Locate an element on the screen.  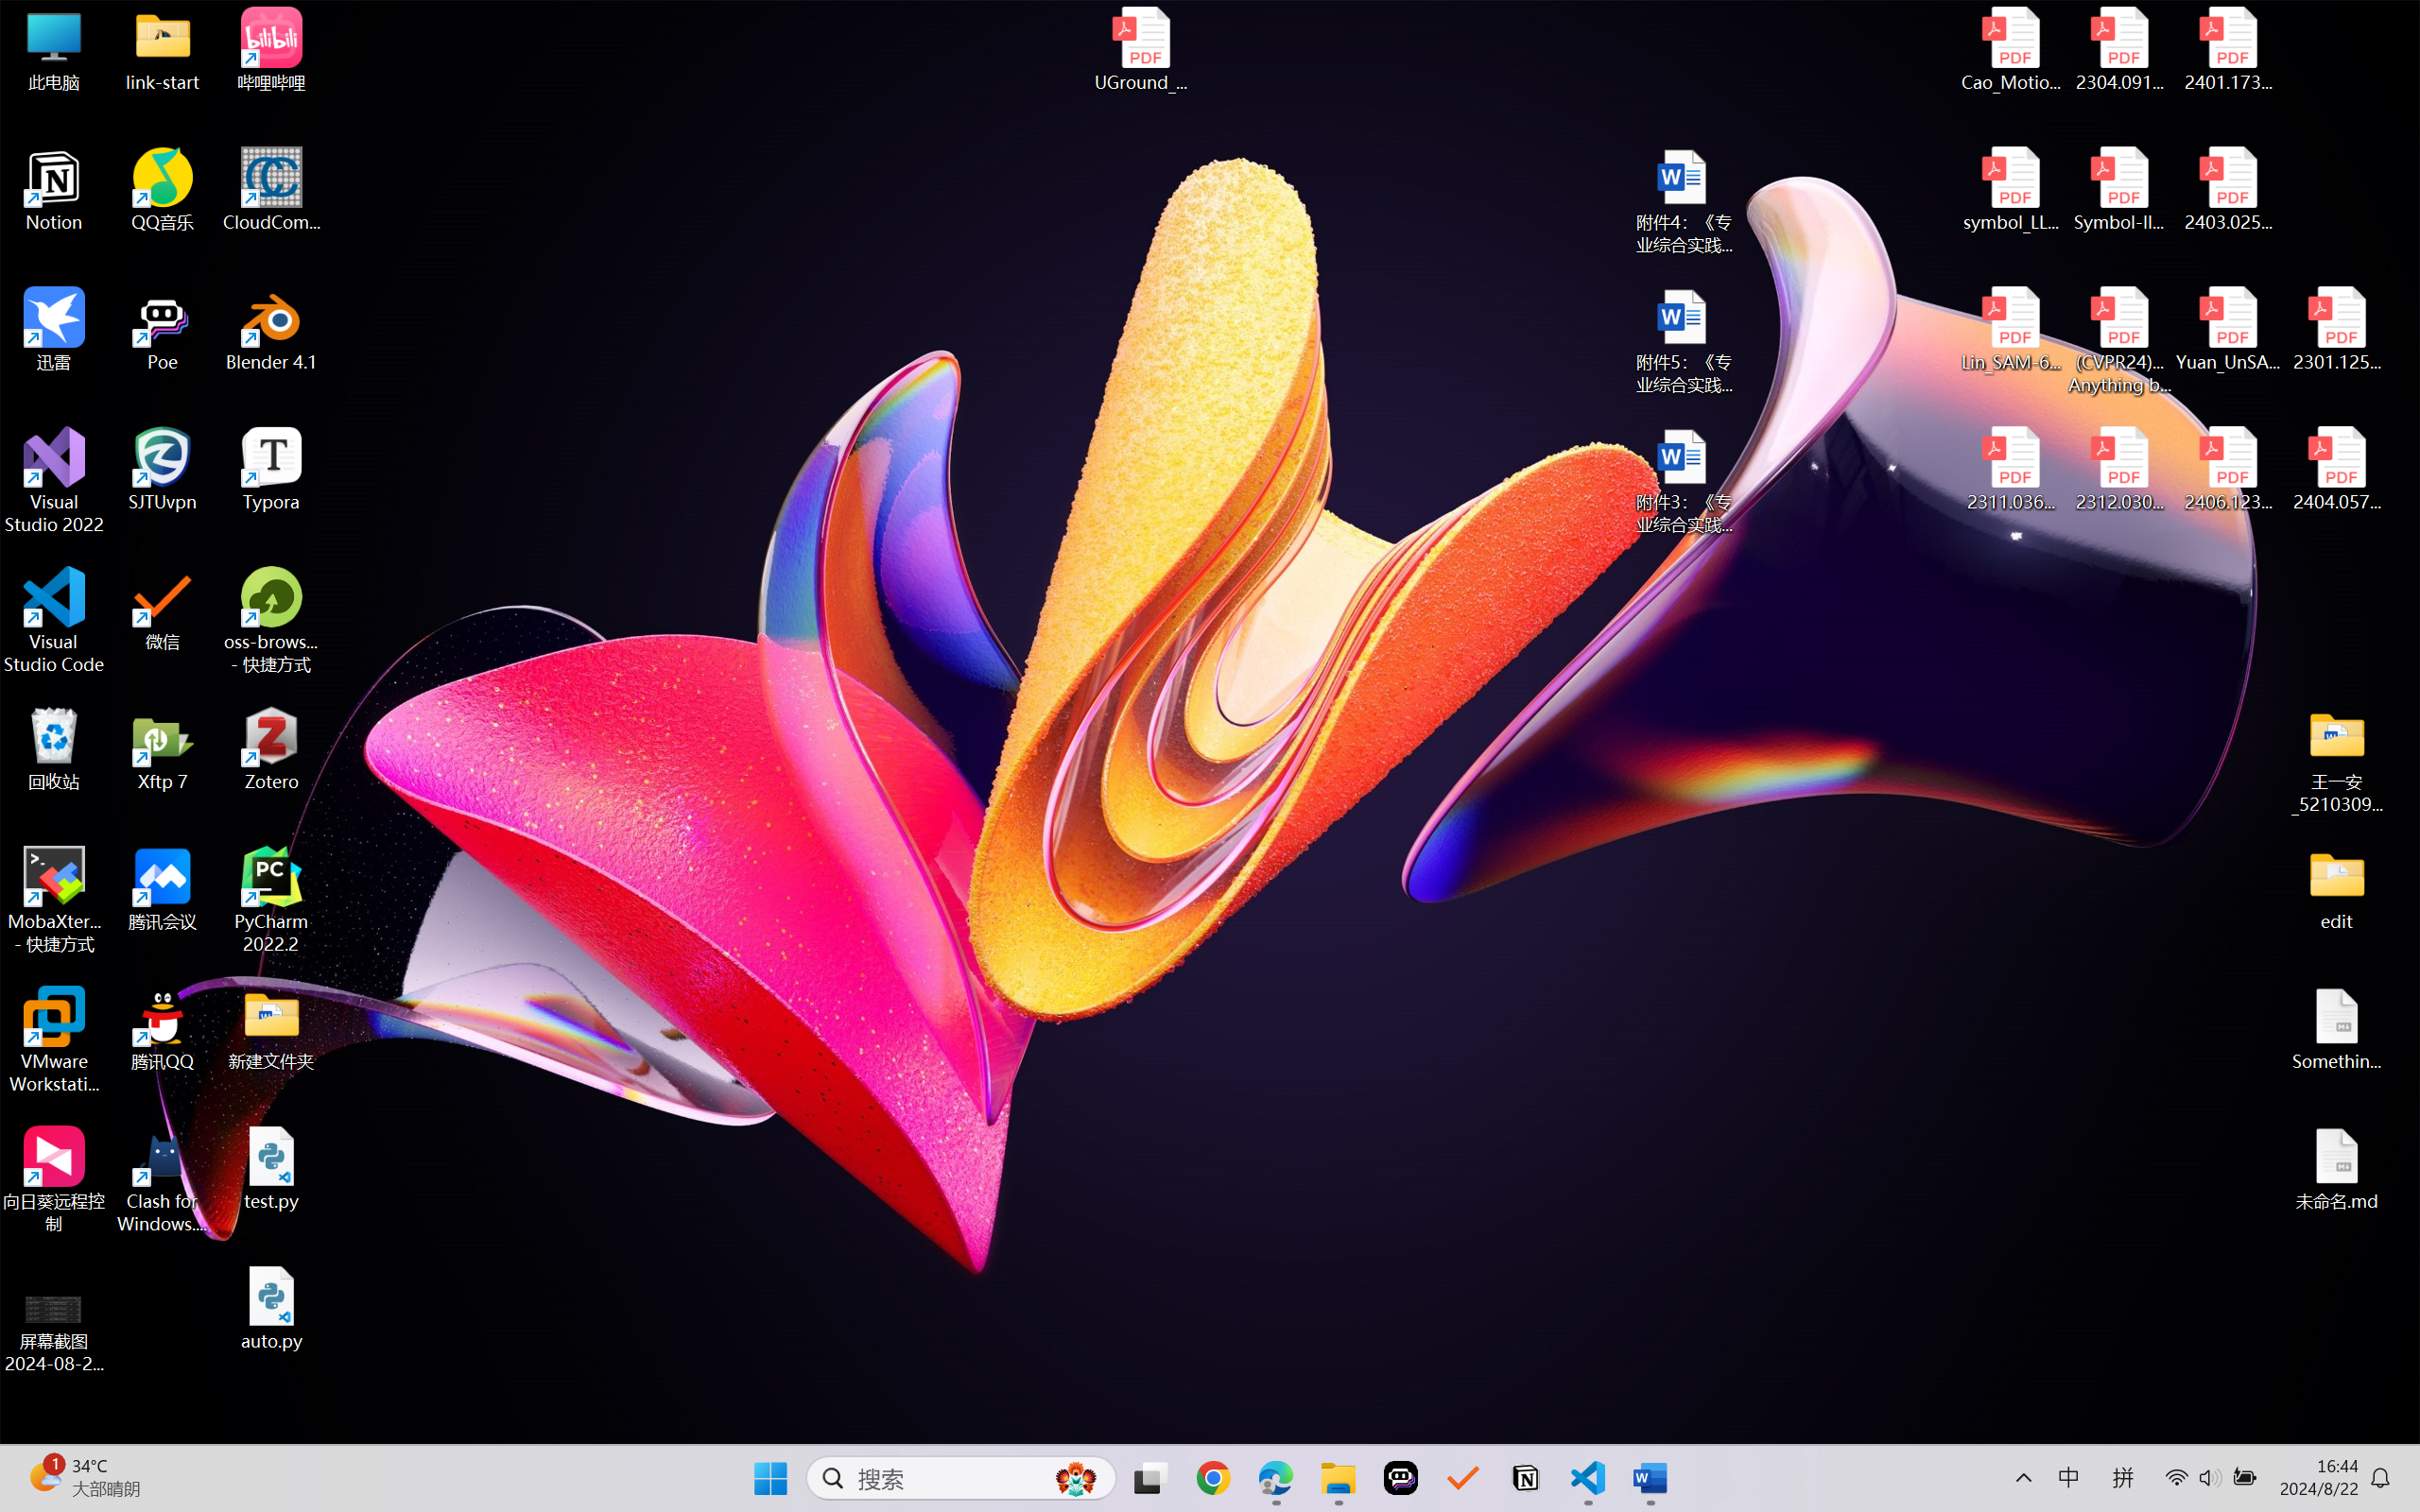
'2403.02502v1.pdf' is located at coordinates (2226, 190).